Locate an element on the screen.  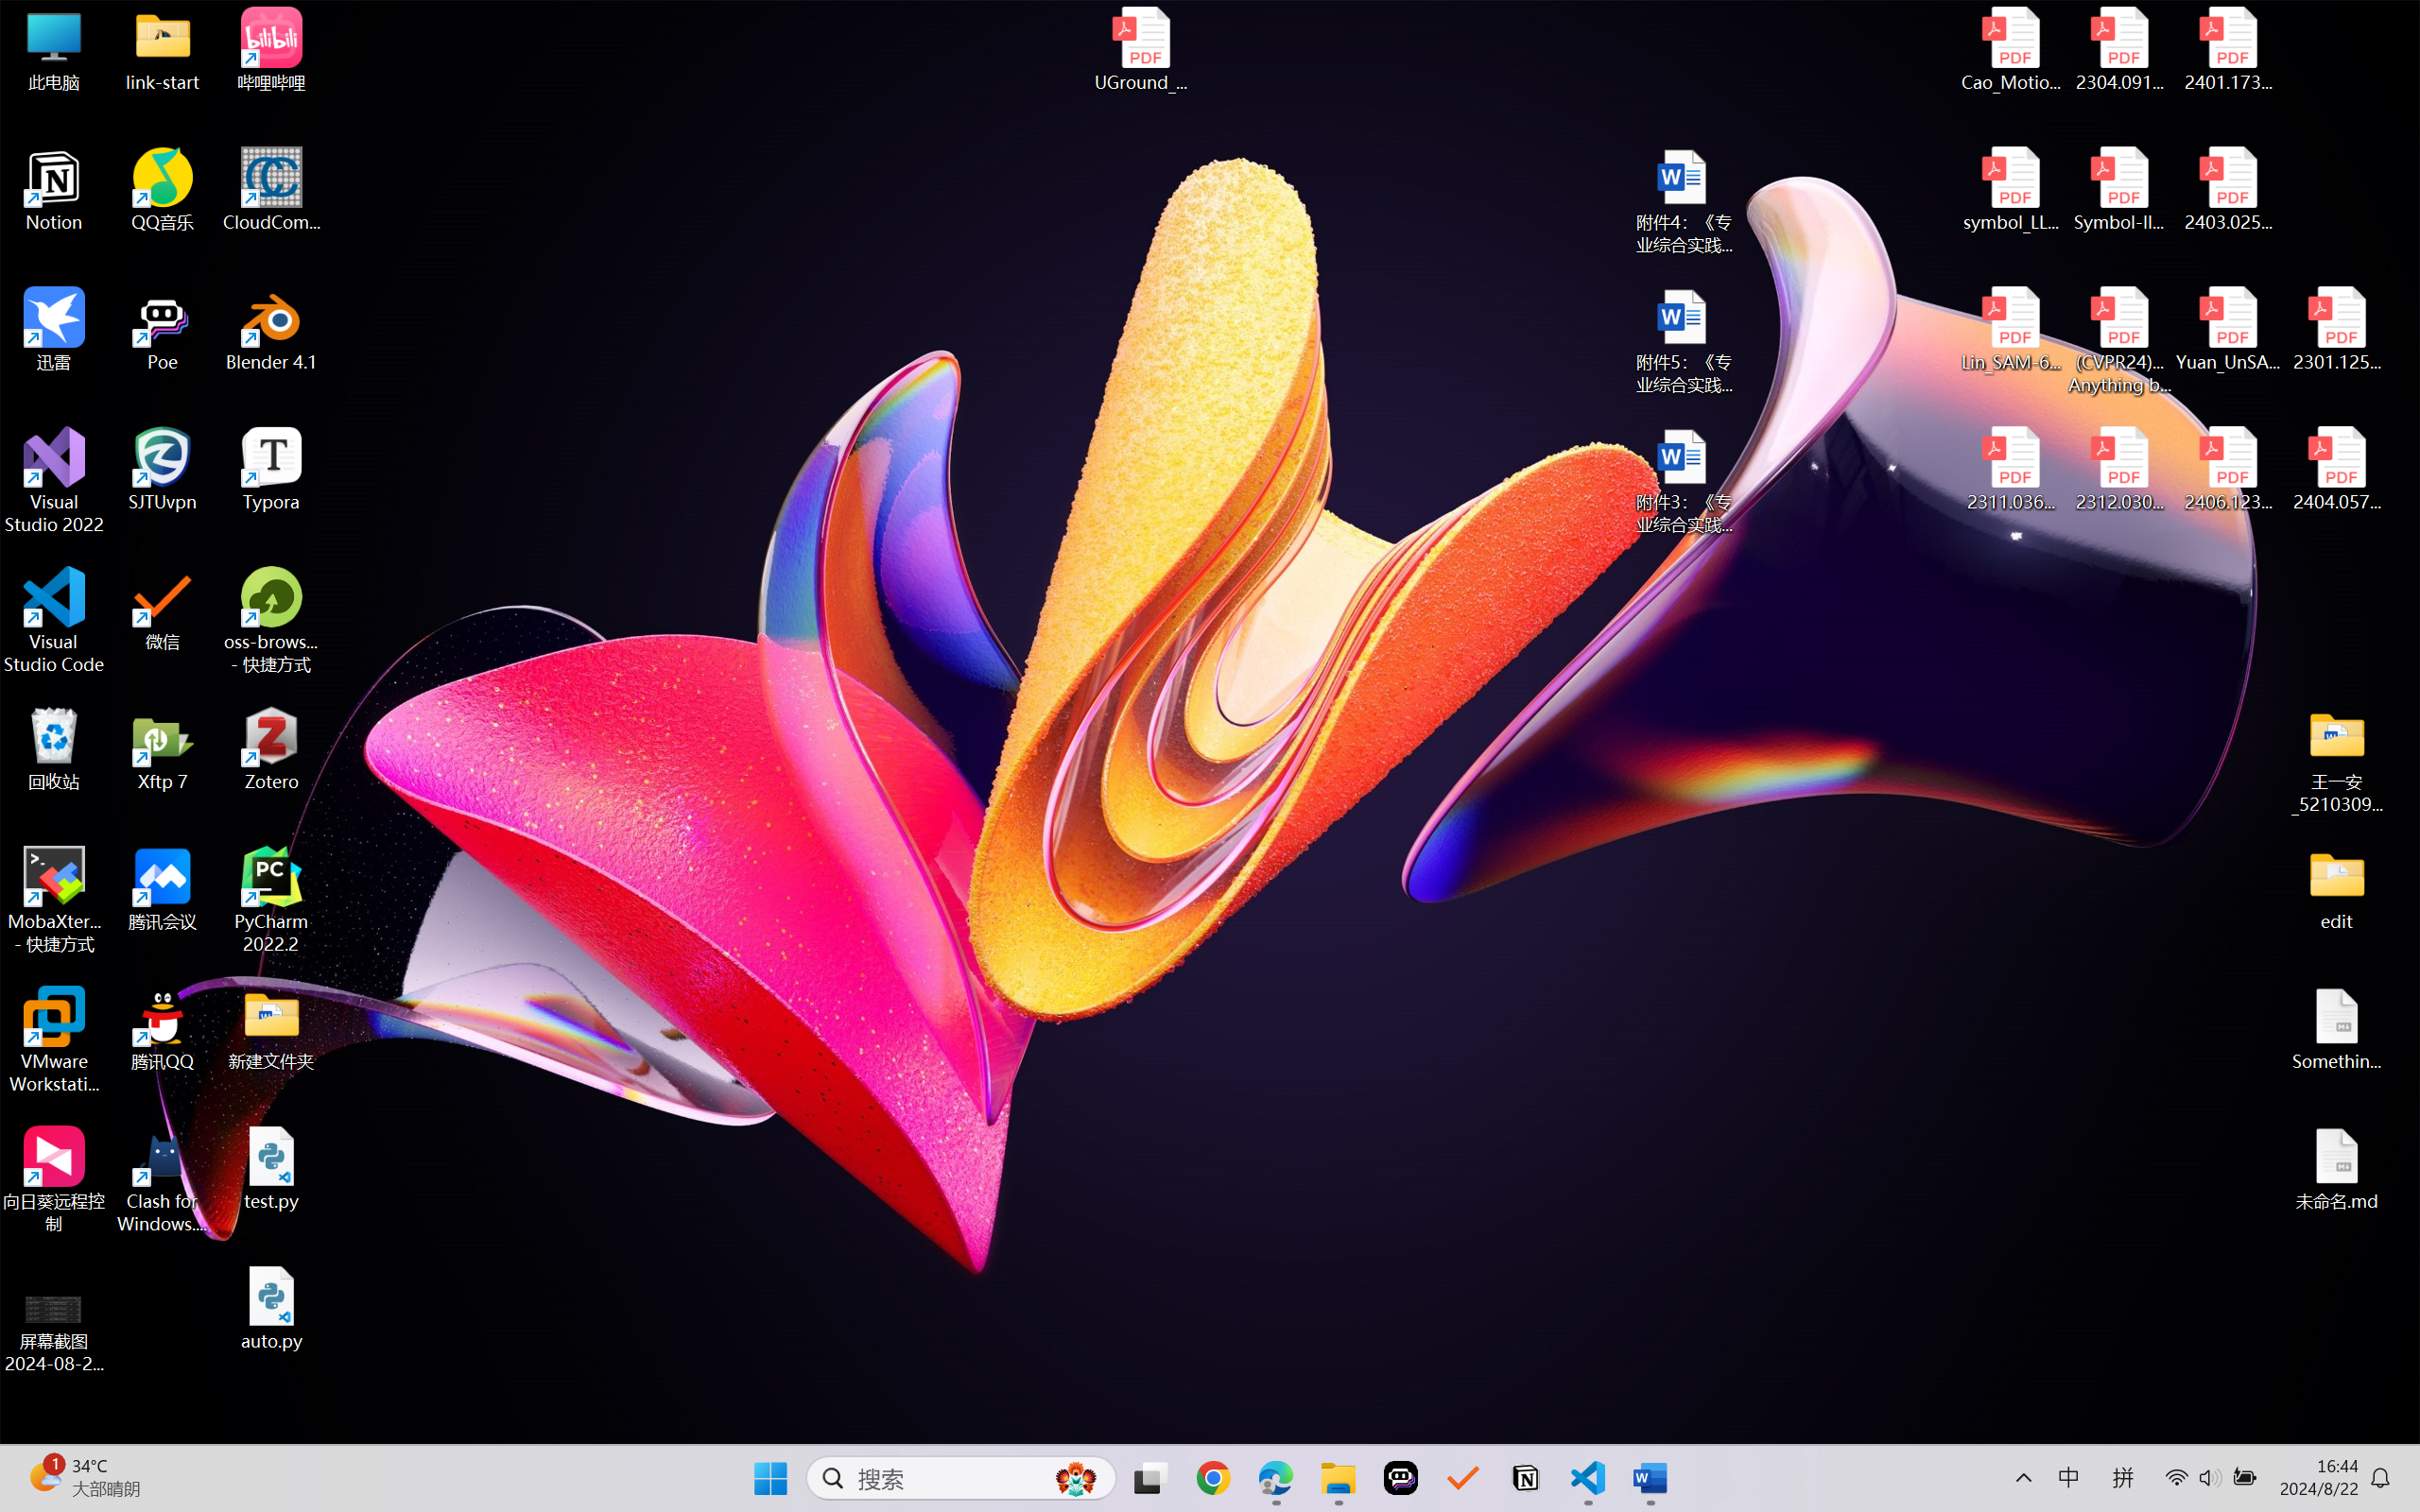
'2403.02502v1.pdf' is located at coordinates (2226, 190).